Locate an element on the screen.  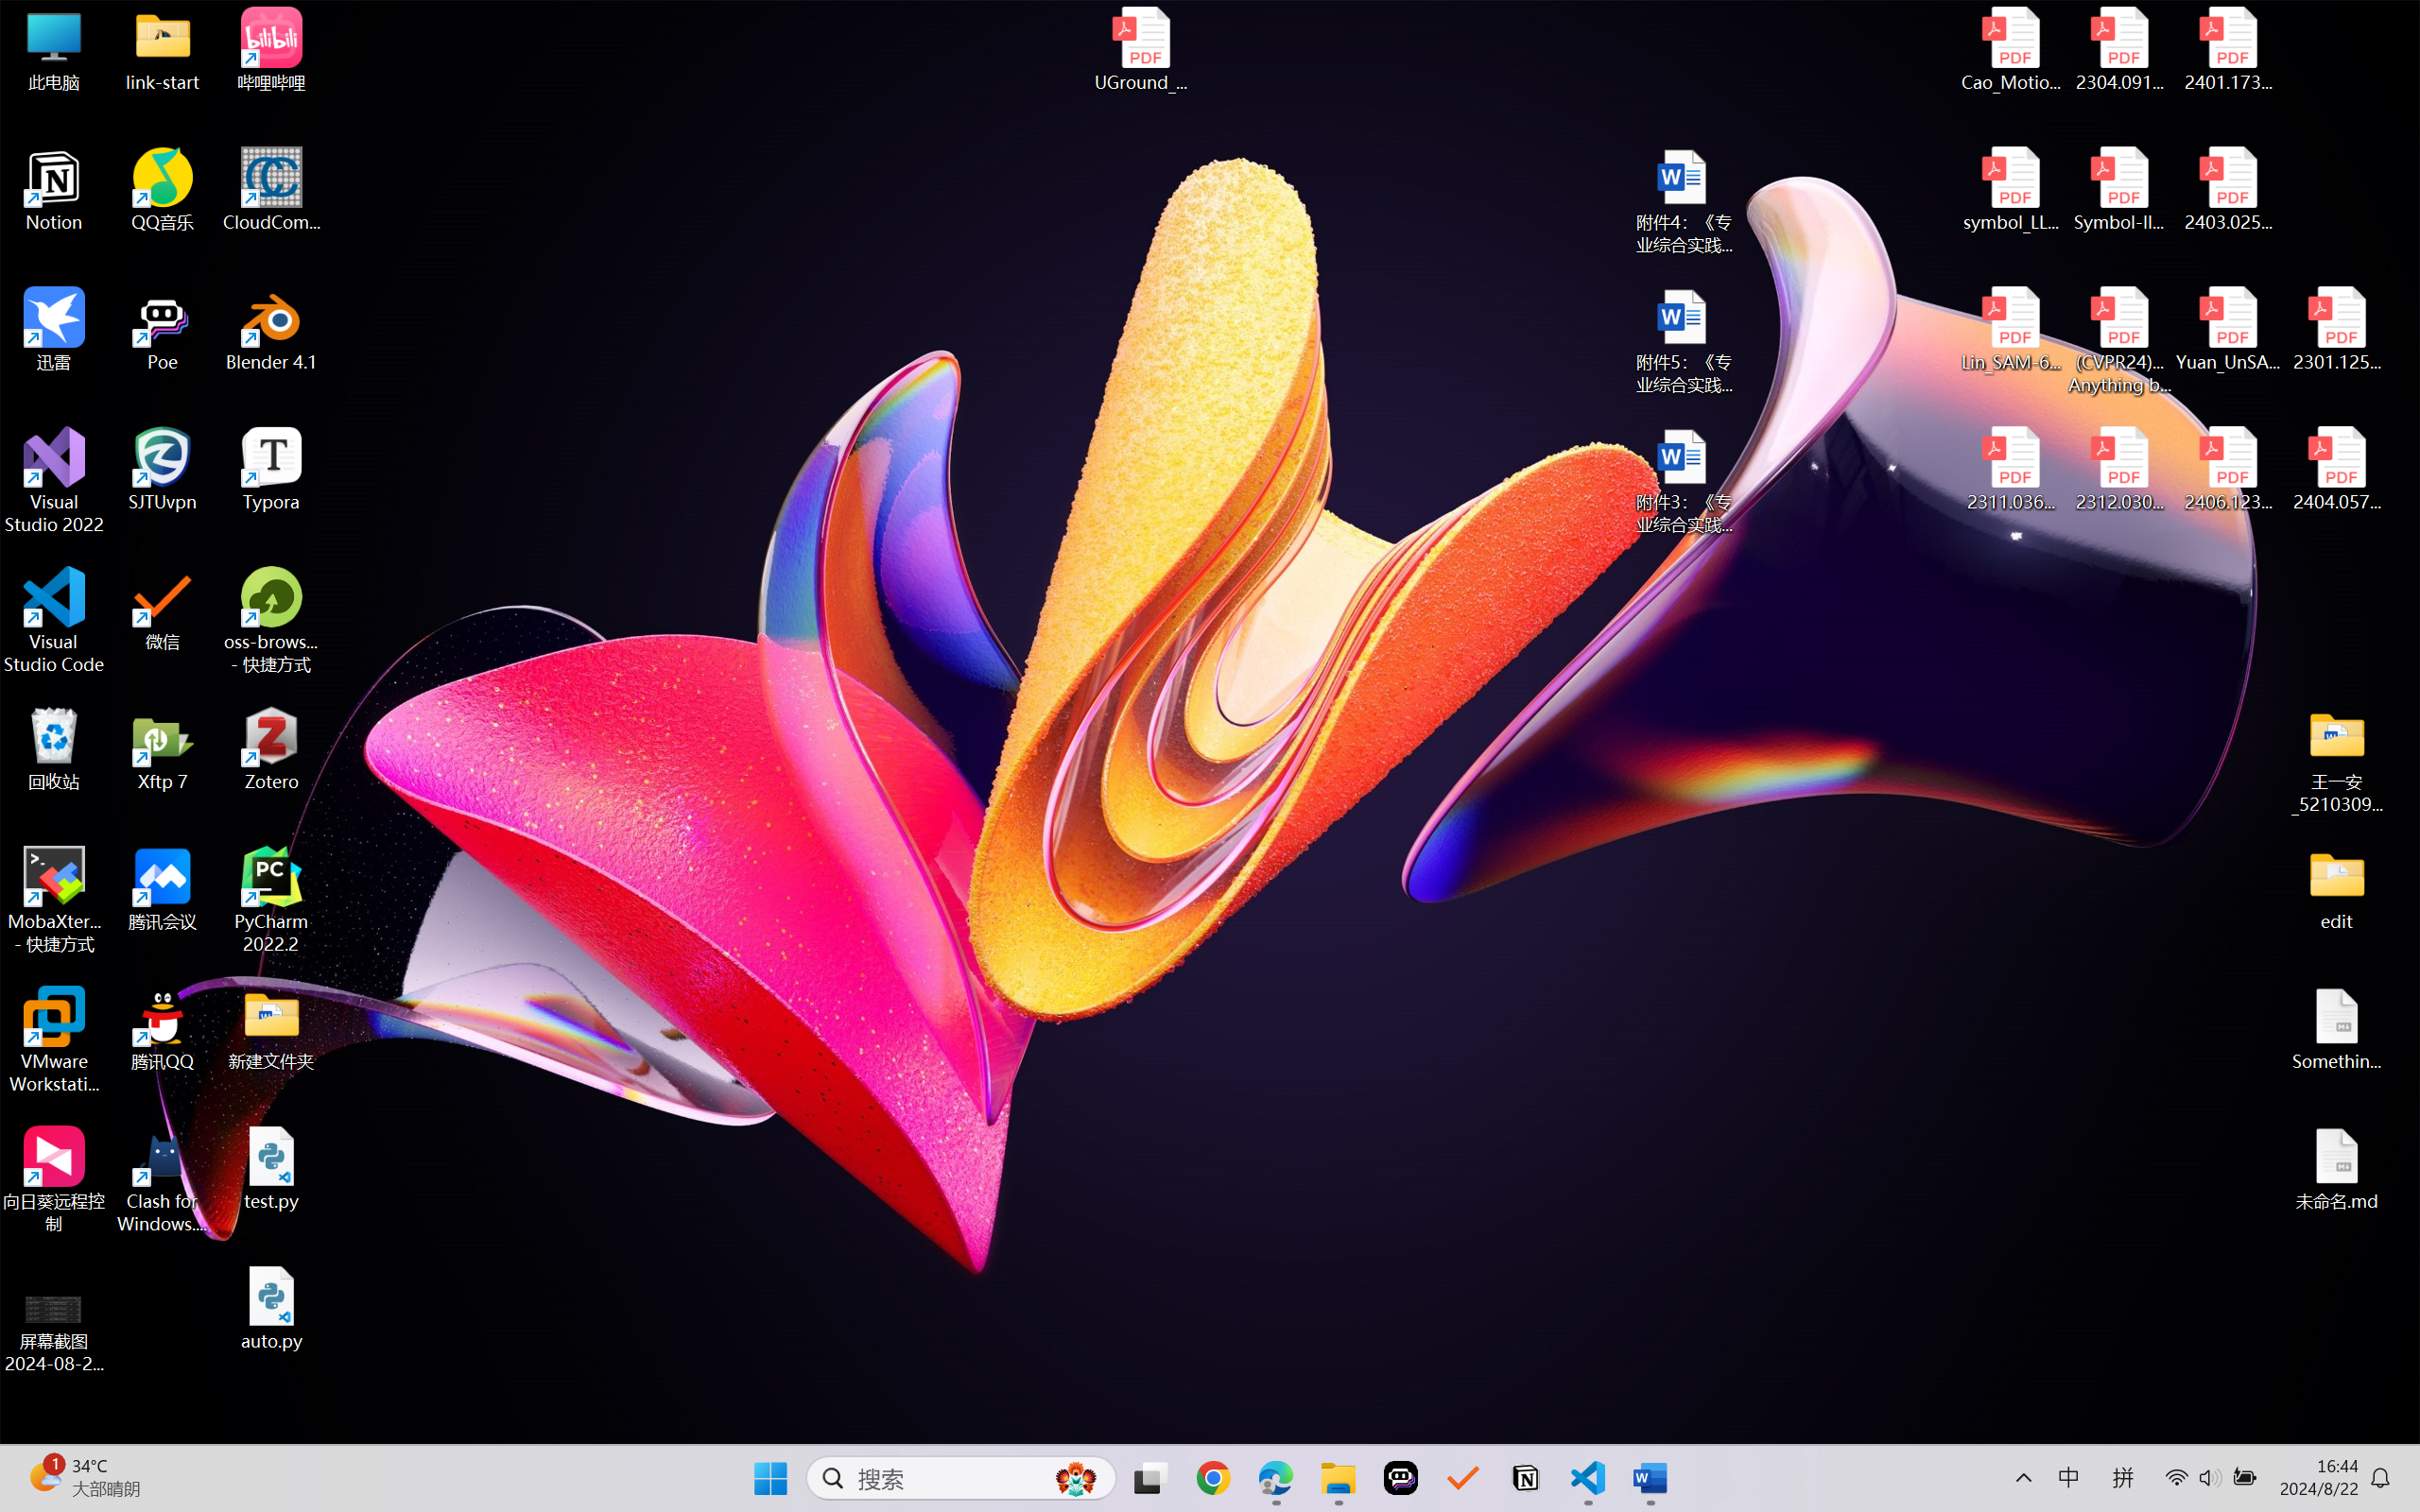
'2403.02502v1.pdf' is located at coordinates (2226, 190).